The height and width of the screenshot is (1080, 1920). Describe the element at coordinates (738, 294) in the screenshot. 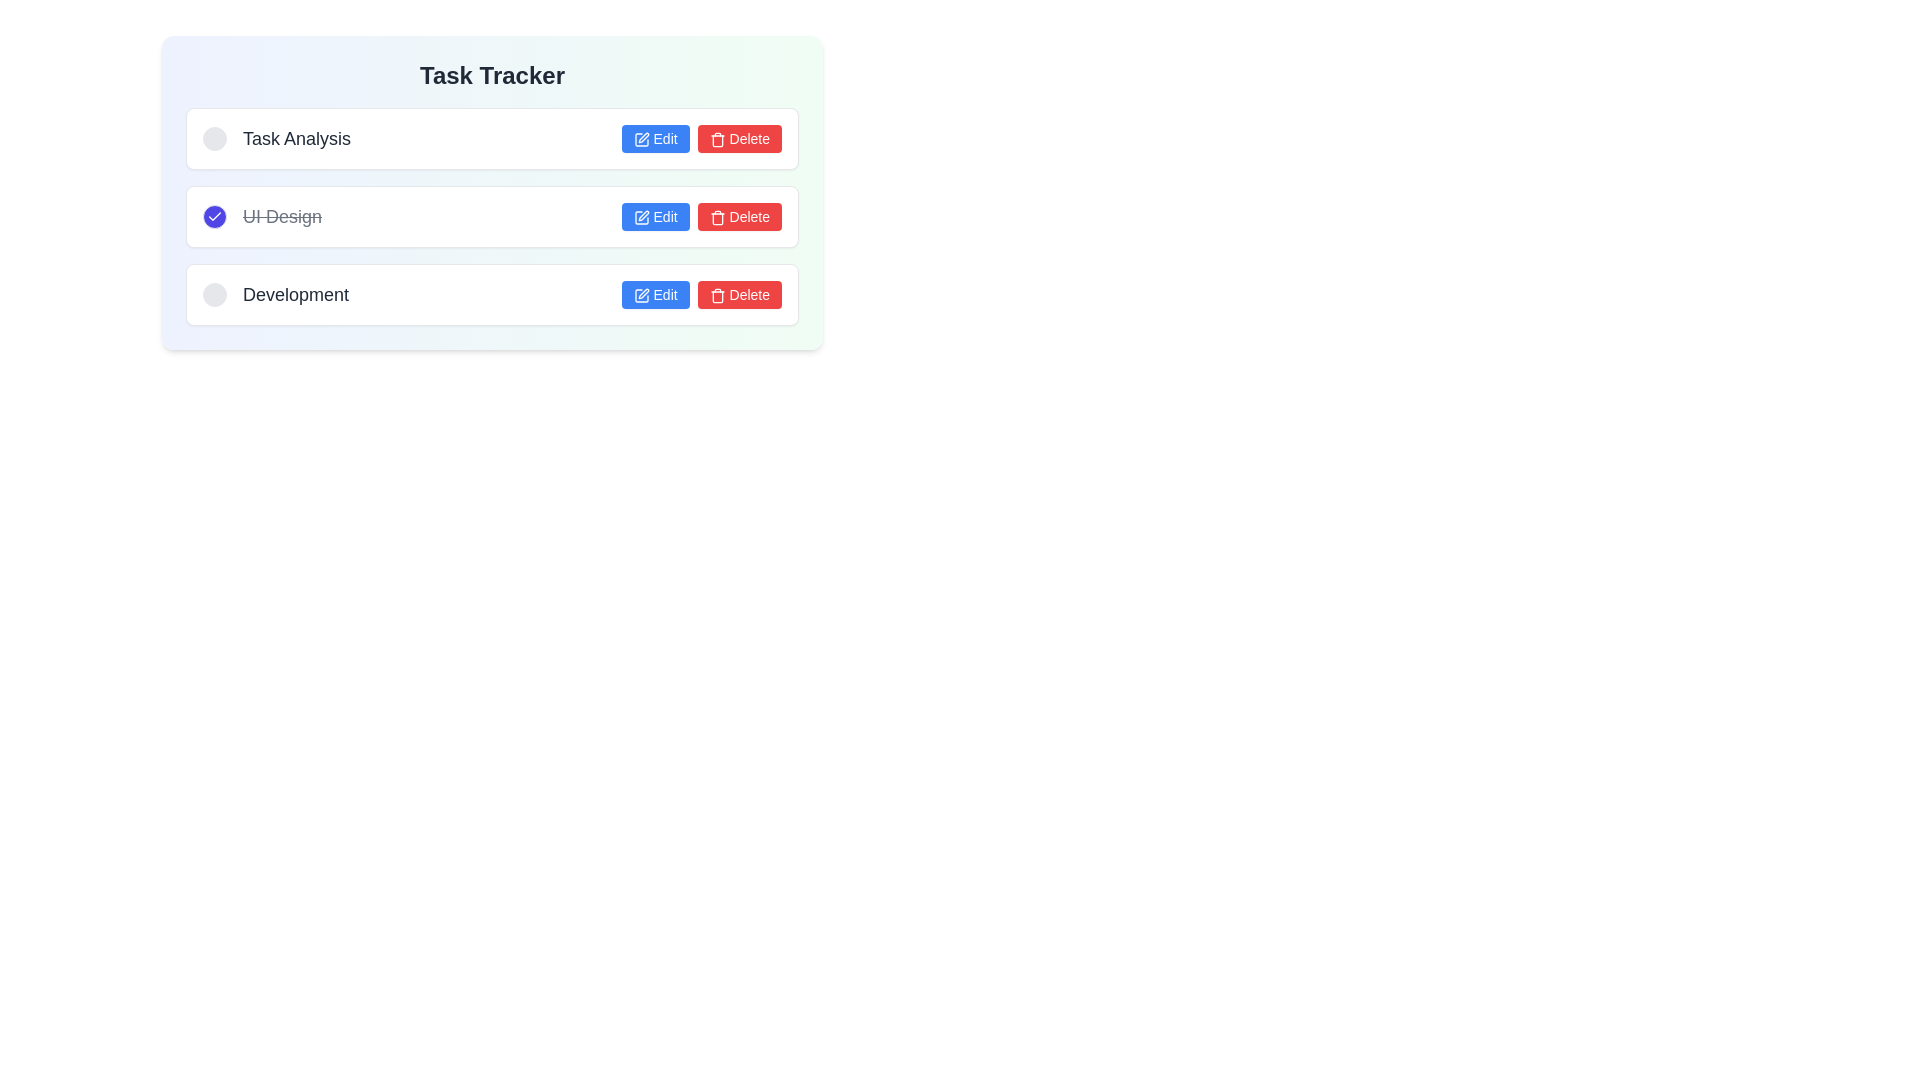

I see `the 'Delete' button located in the third row of the task tracker interface` at that location.